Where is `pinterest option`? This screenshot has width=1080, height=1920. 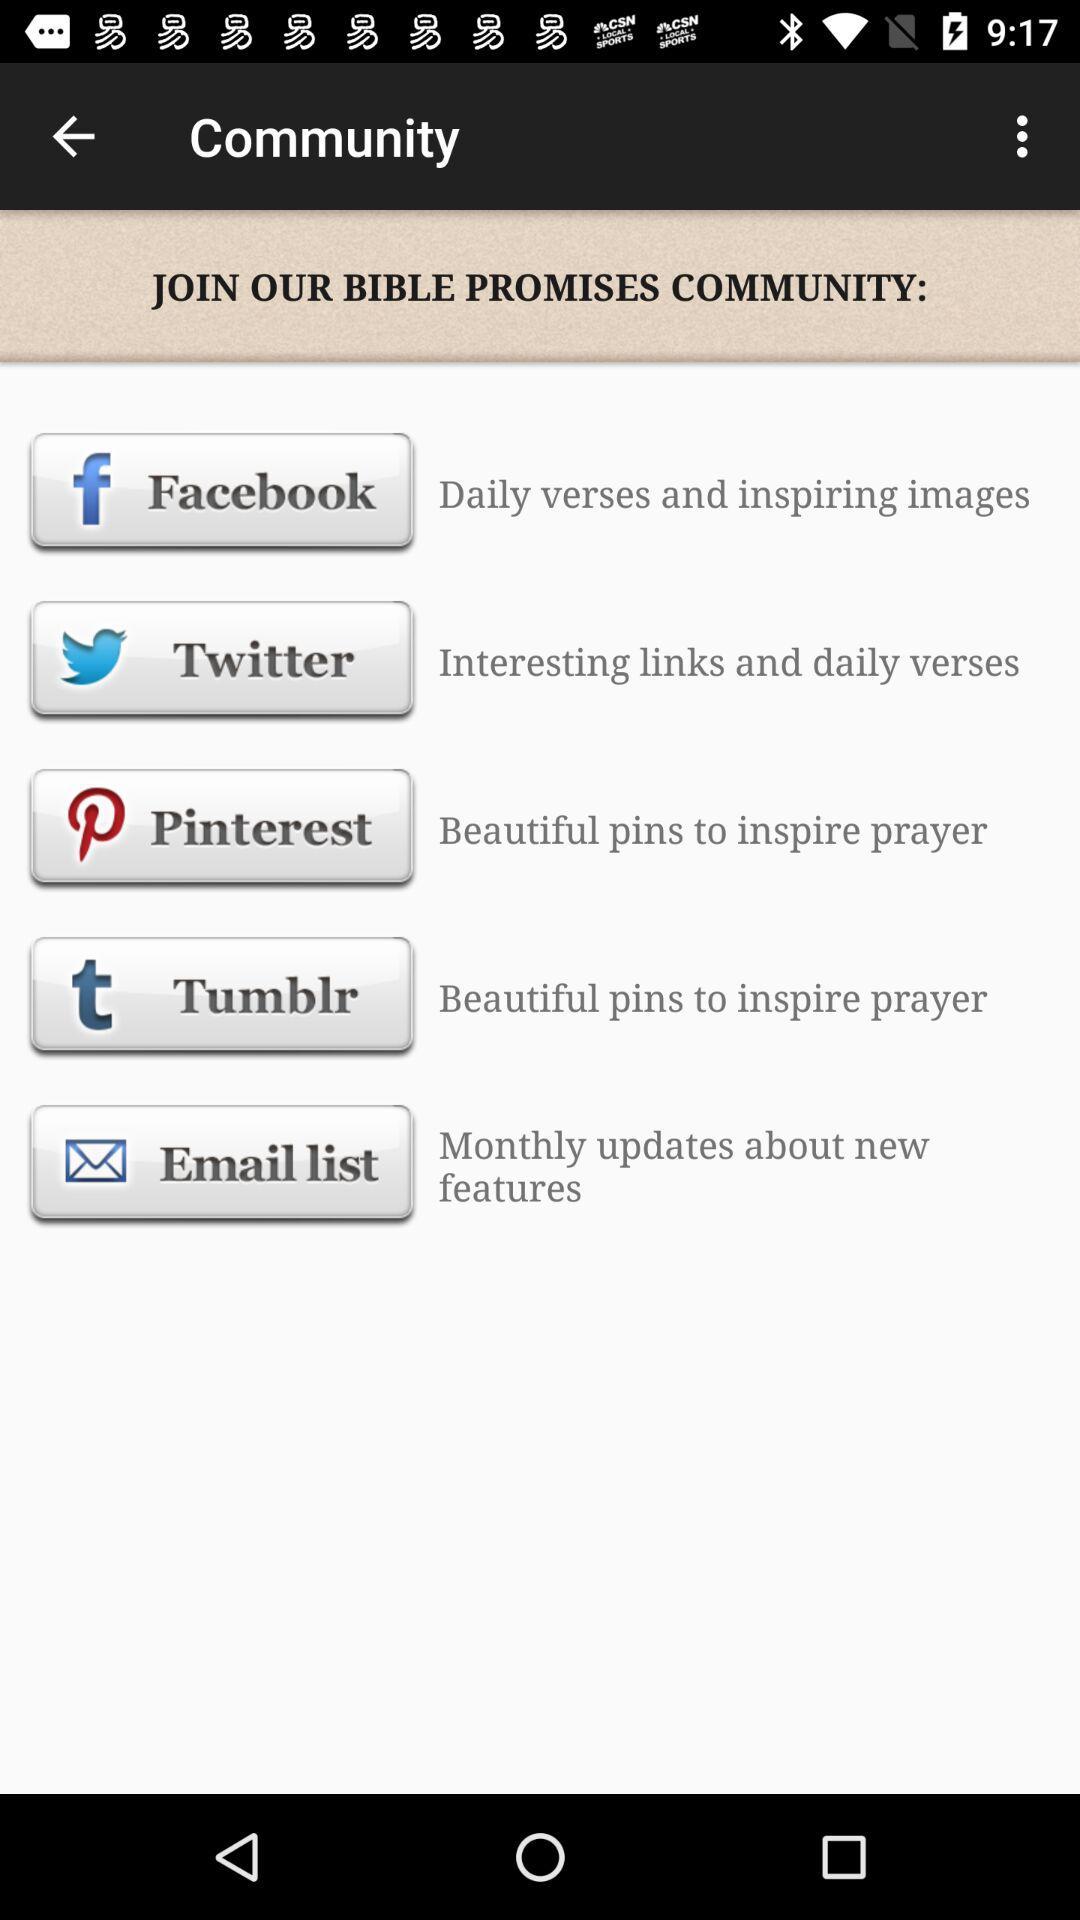
pinterest option is located at coordinates (222, 829).